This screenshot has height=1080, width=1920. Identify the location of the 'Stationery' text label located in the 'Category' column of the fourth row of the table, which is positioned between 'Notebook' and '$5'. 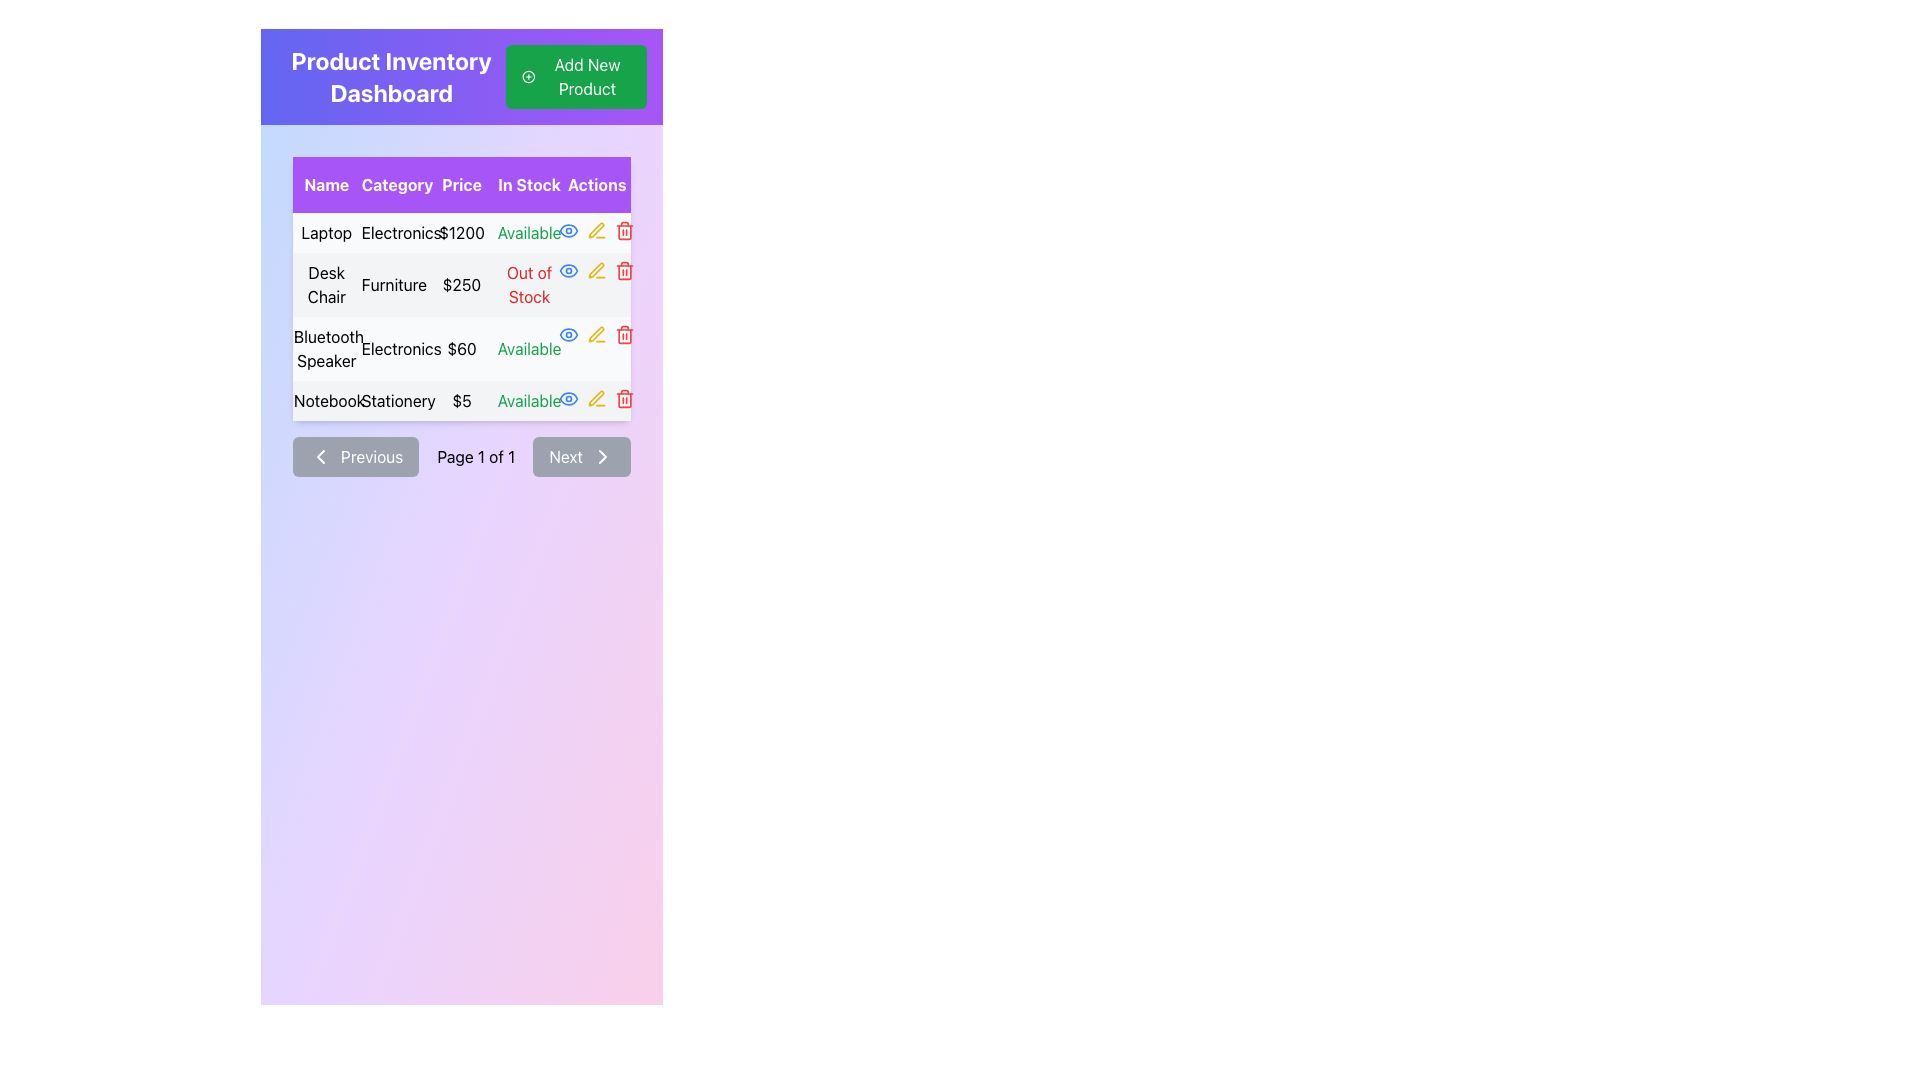
(394, 401).